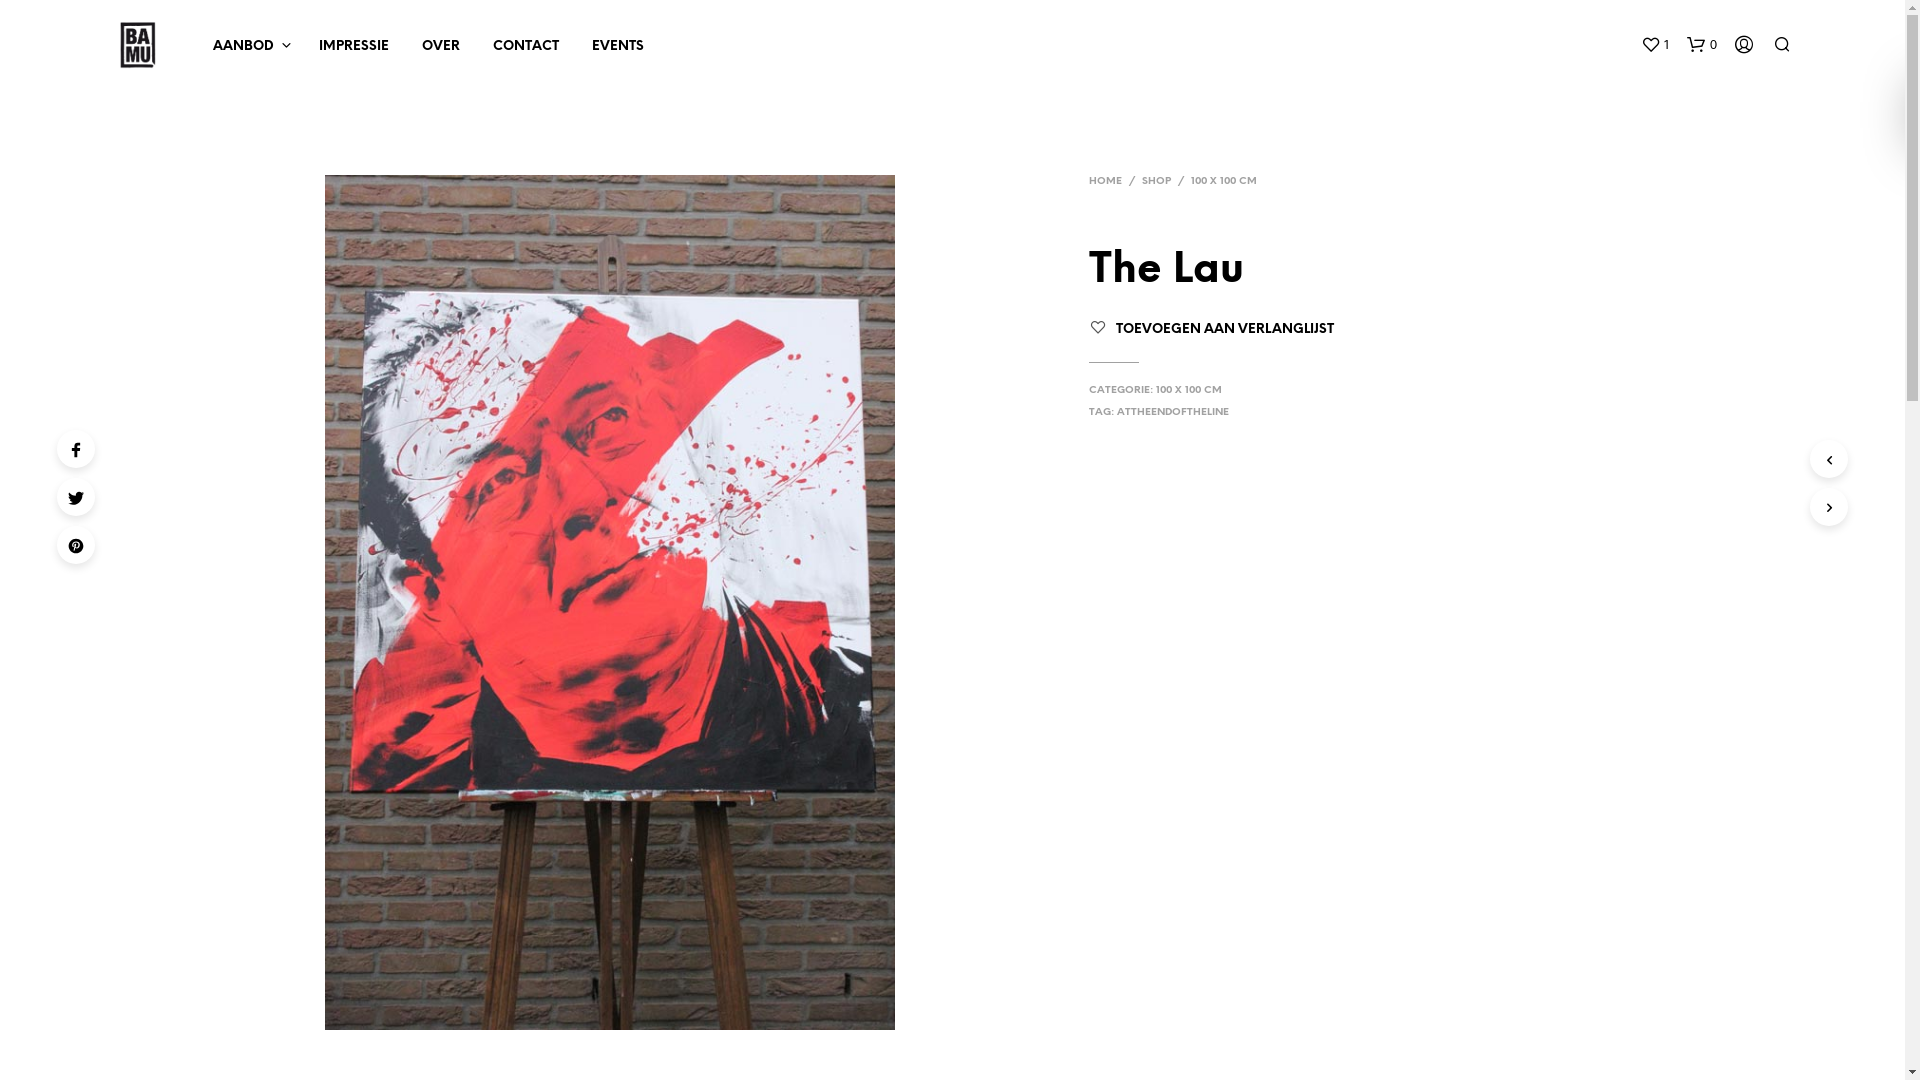 Image resolution: width=1920 pixels, height=1080 pixels. I want to click on '100 X 100 CM', so click(1156, 390).